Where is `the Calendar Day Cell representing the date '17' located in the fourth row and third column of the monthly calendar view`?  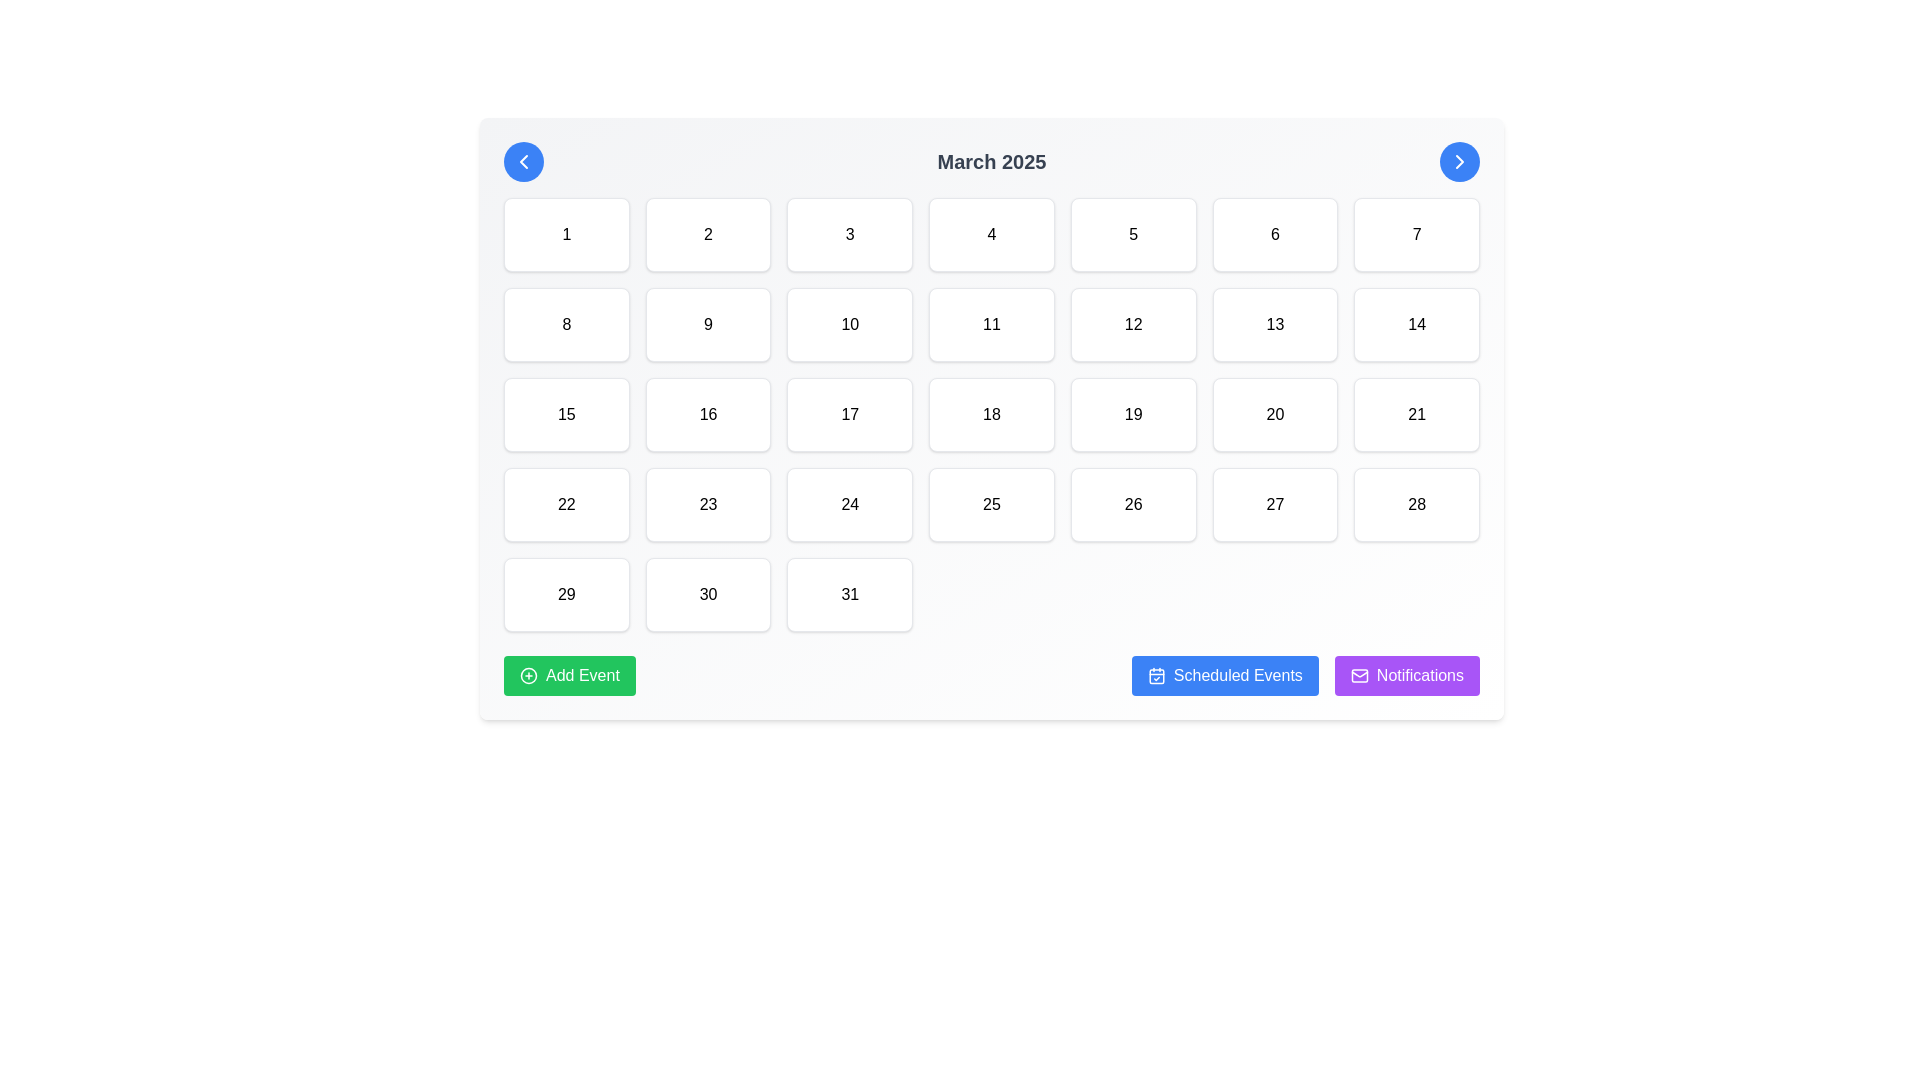
the Calendar Day Cell representing the date '17' located in the fourth row and third column of the monthly calendar view is located at coordinates (850, 414).